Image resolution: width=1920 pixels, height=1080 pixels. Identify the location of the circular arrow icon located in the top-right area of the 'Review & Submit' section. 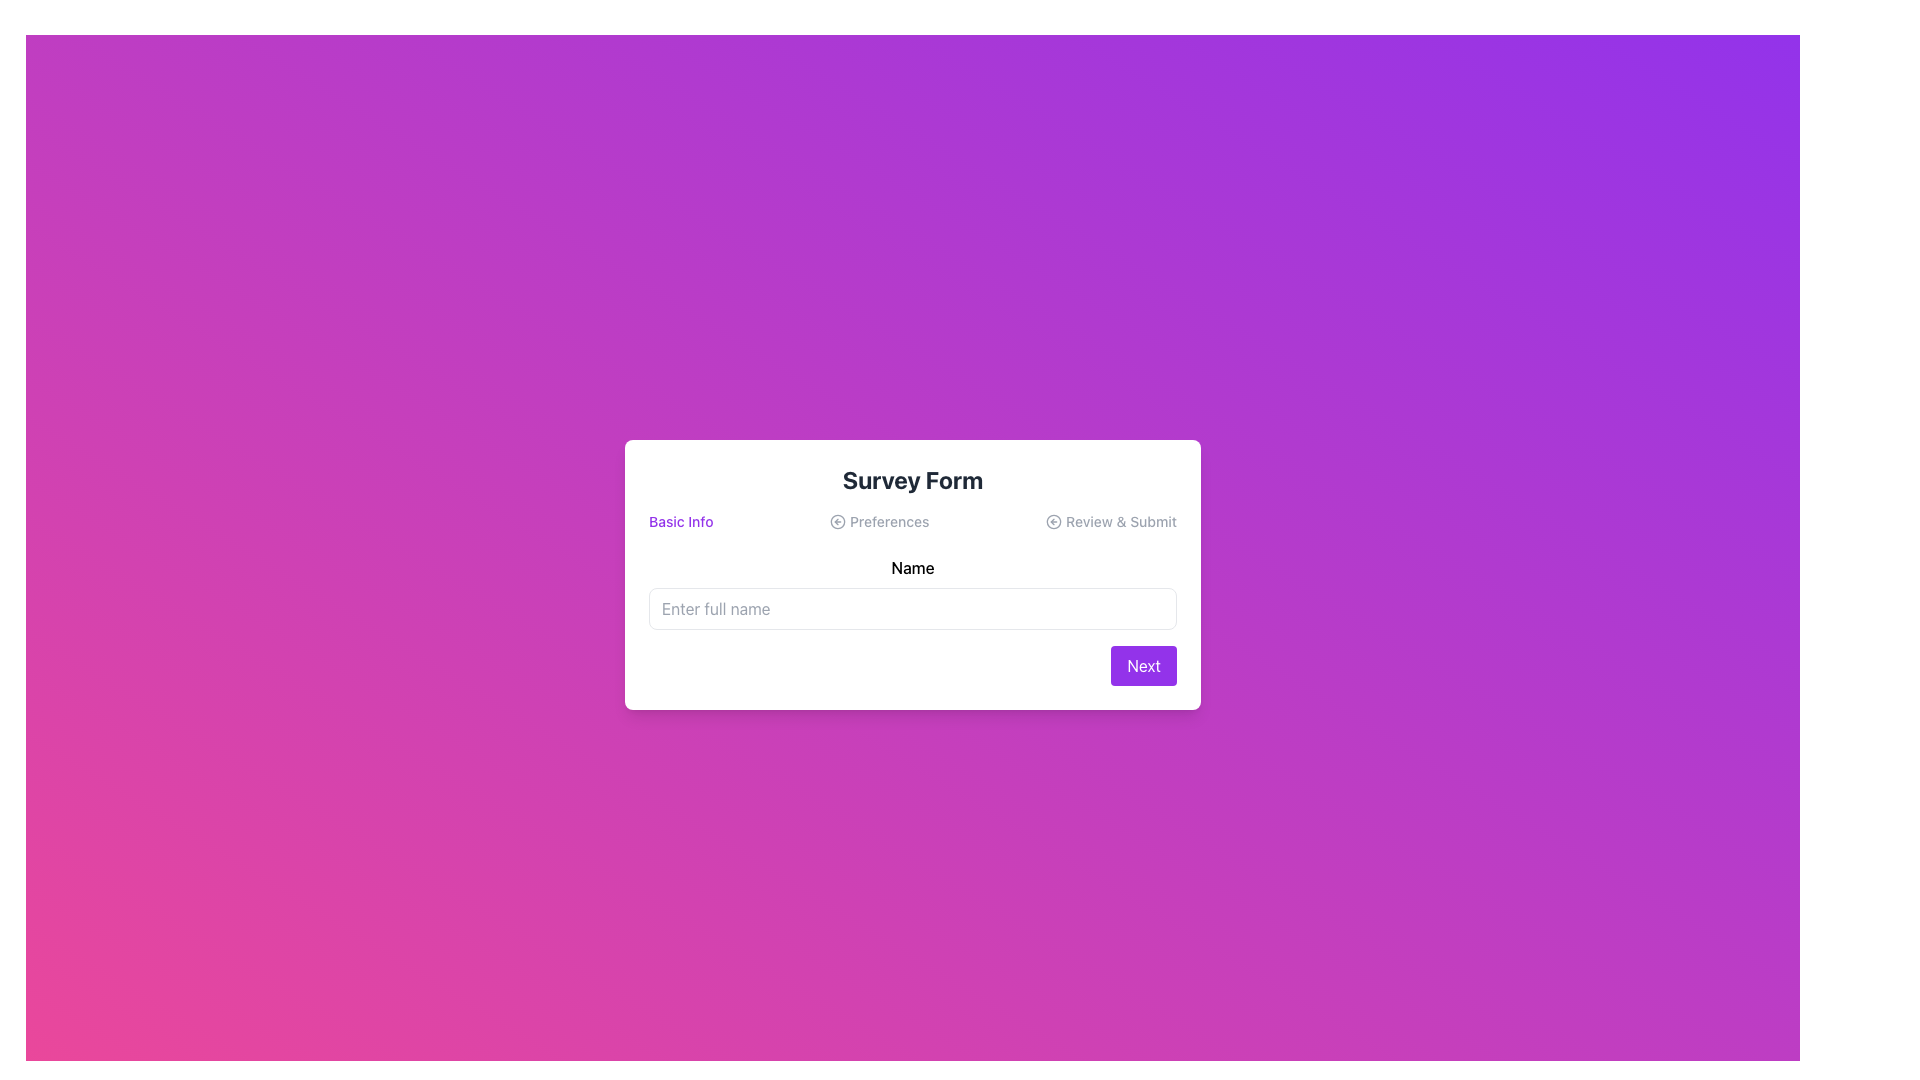
(1053, 520).